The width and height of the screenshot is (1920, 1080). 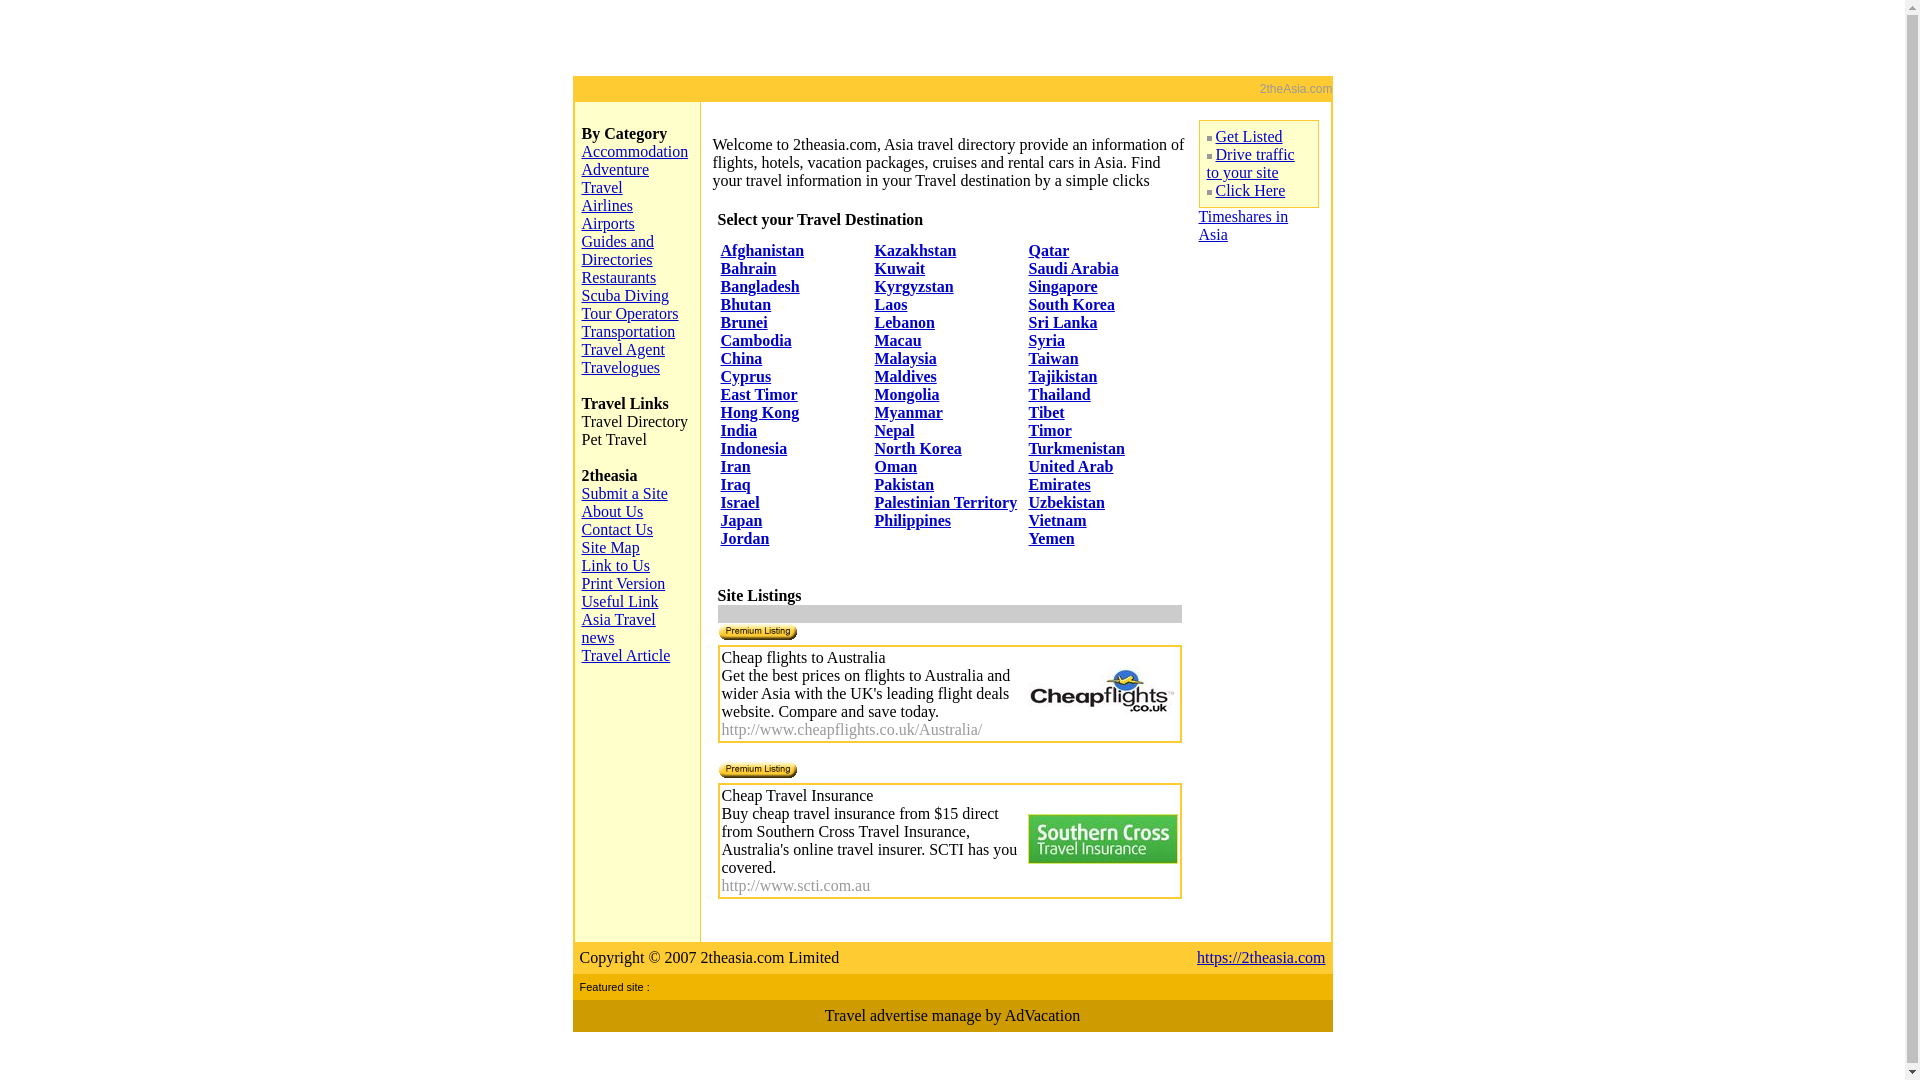 I want to click on 'About Us', so click(x=612, y=510).